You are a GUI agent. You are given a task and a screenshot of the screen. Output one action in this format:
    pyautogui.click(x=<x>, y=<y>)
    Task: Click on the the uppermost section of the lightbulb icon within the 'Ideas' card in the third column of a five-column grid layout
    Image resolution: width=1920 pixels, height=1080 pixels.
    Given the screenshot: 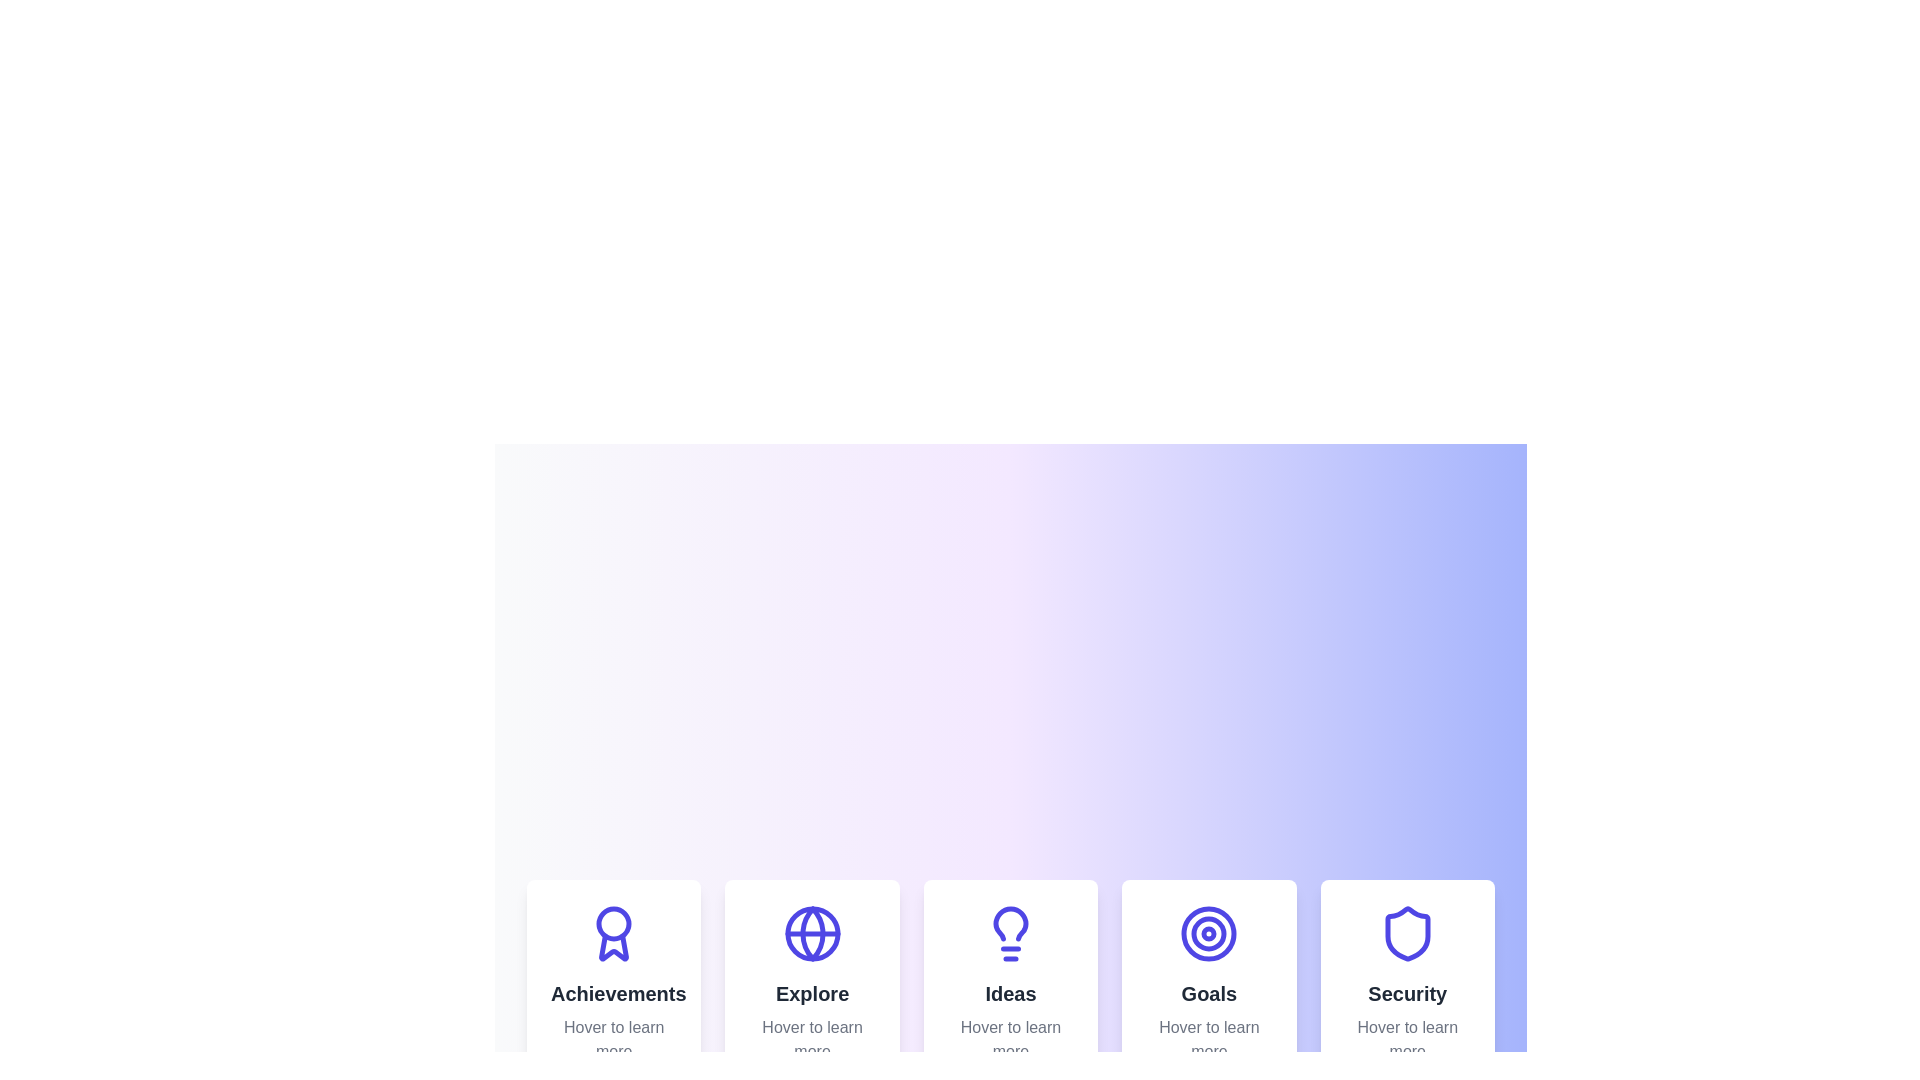 What is the action you would take?
    pyautogui.click(x=1011, y=924)
    